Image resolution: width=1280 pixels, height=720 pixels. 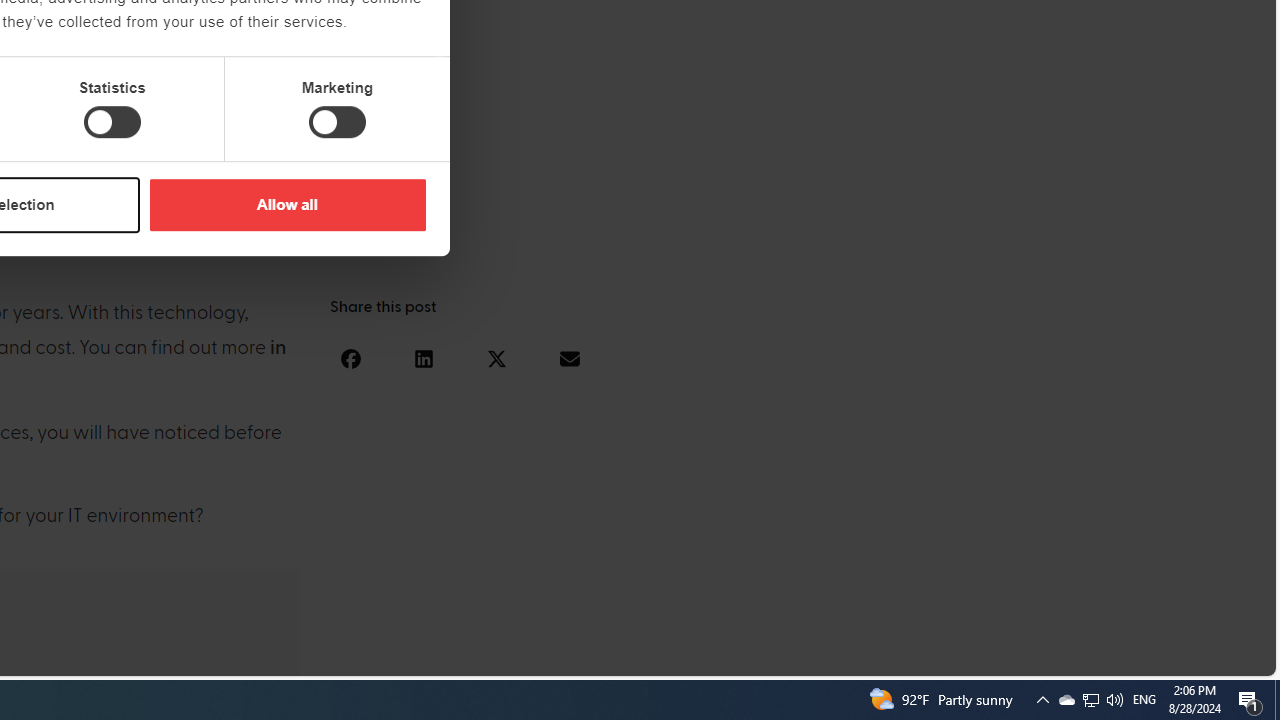 What do you see at coordinates (568, 357) in the screenshot?
I see `'Share on email'` at bounding box center [568, 357].